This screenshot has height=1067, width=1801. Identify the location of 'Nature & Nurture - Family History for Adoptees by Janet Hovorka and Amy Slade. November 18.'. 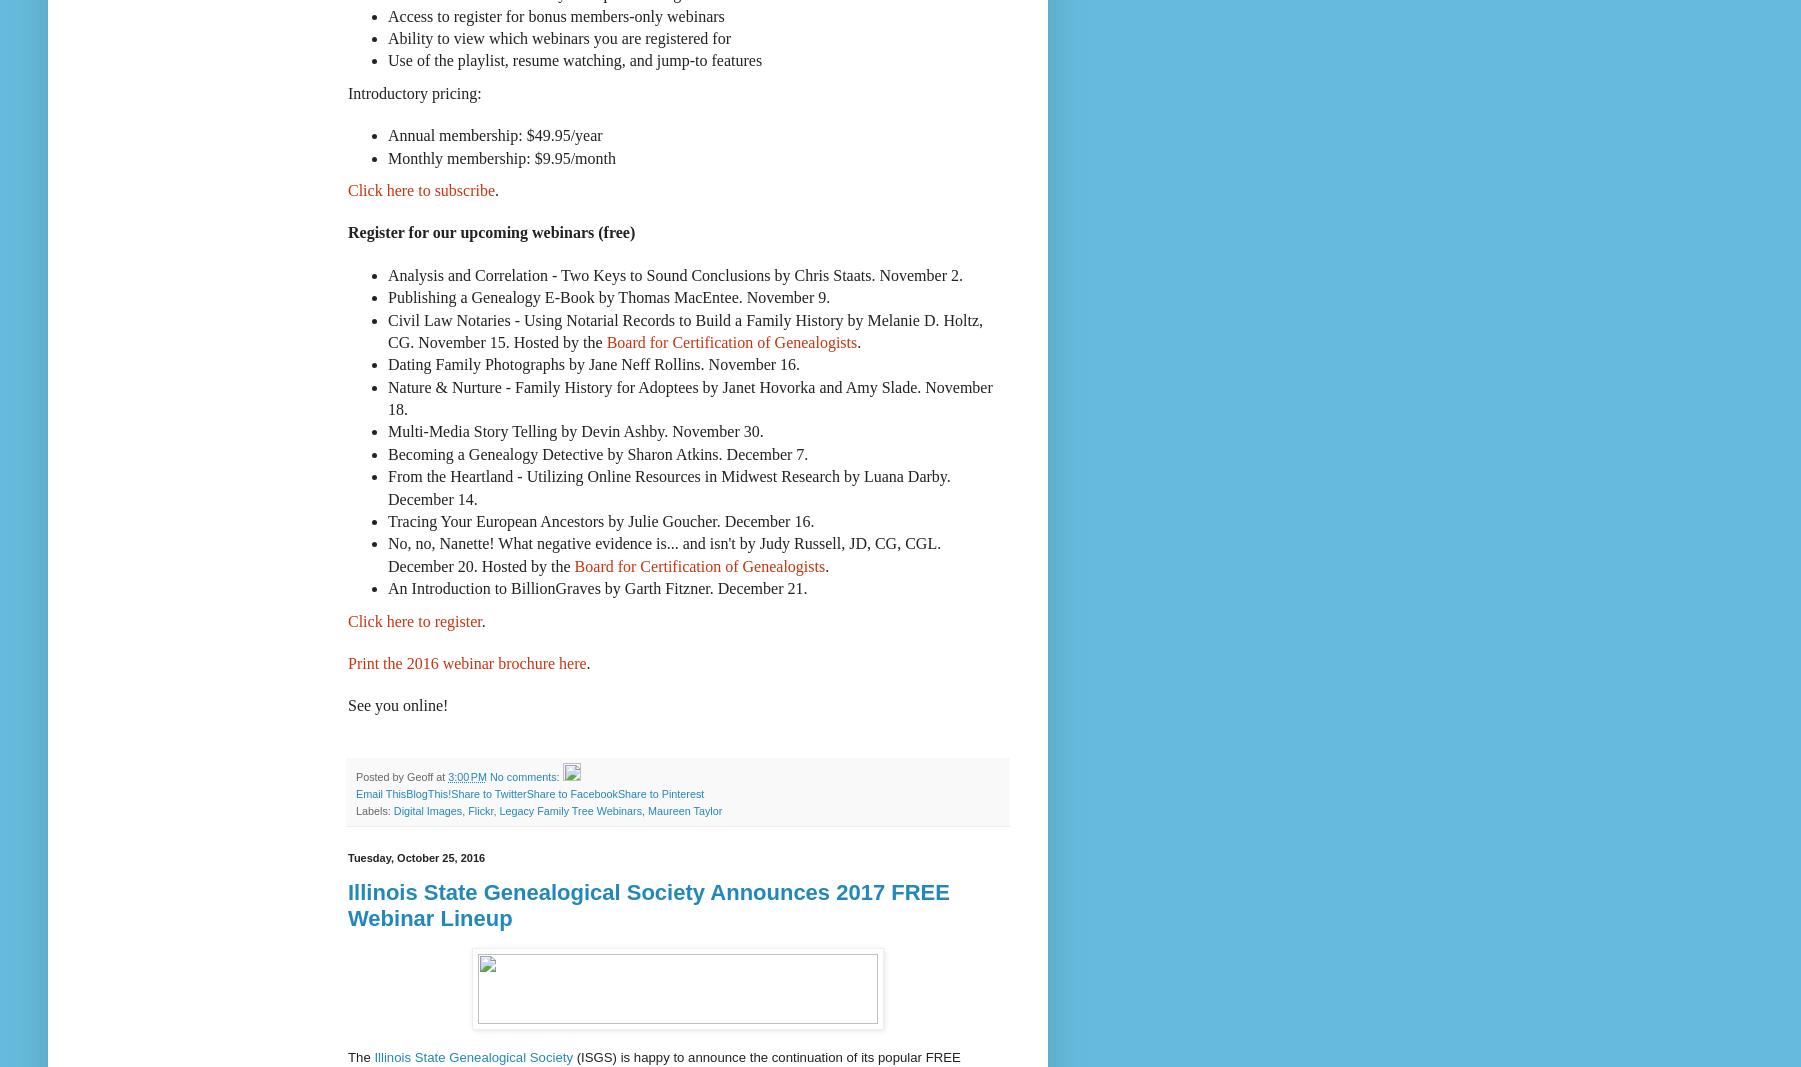
(688, 396).